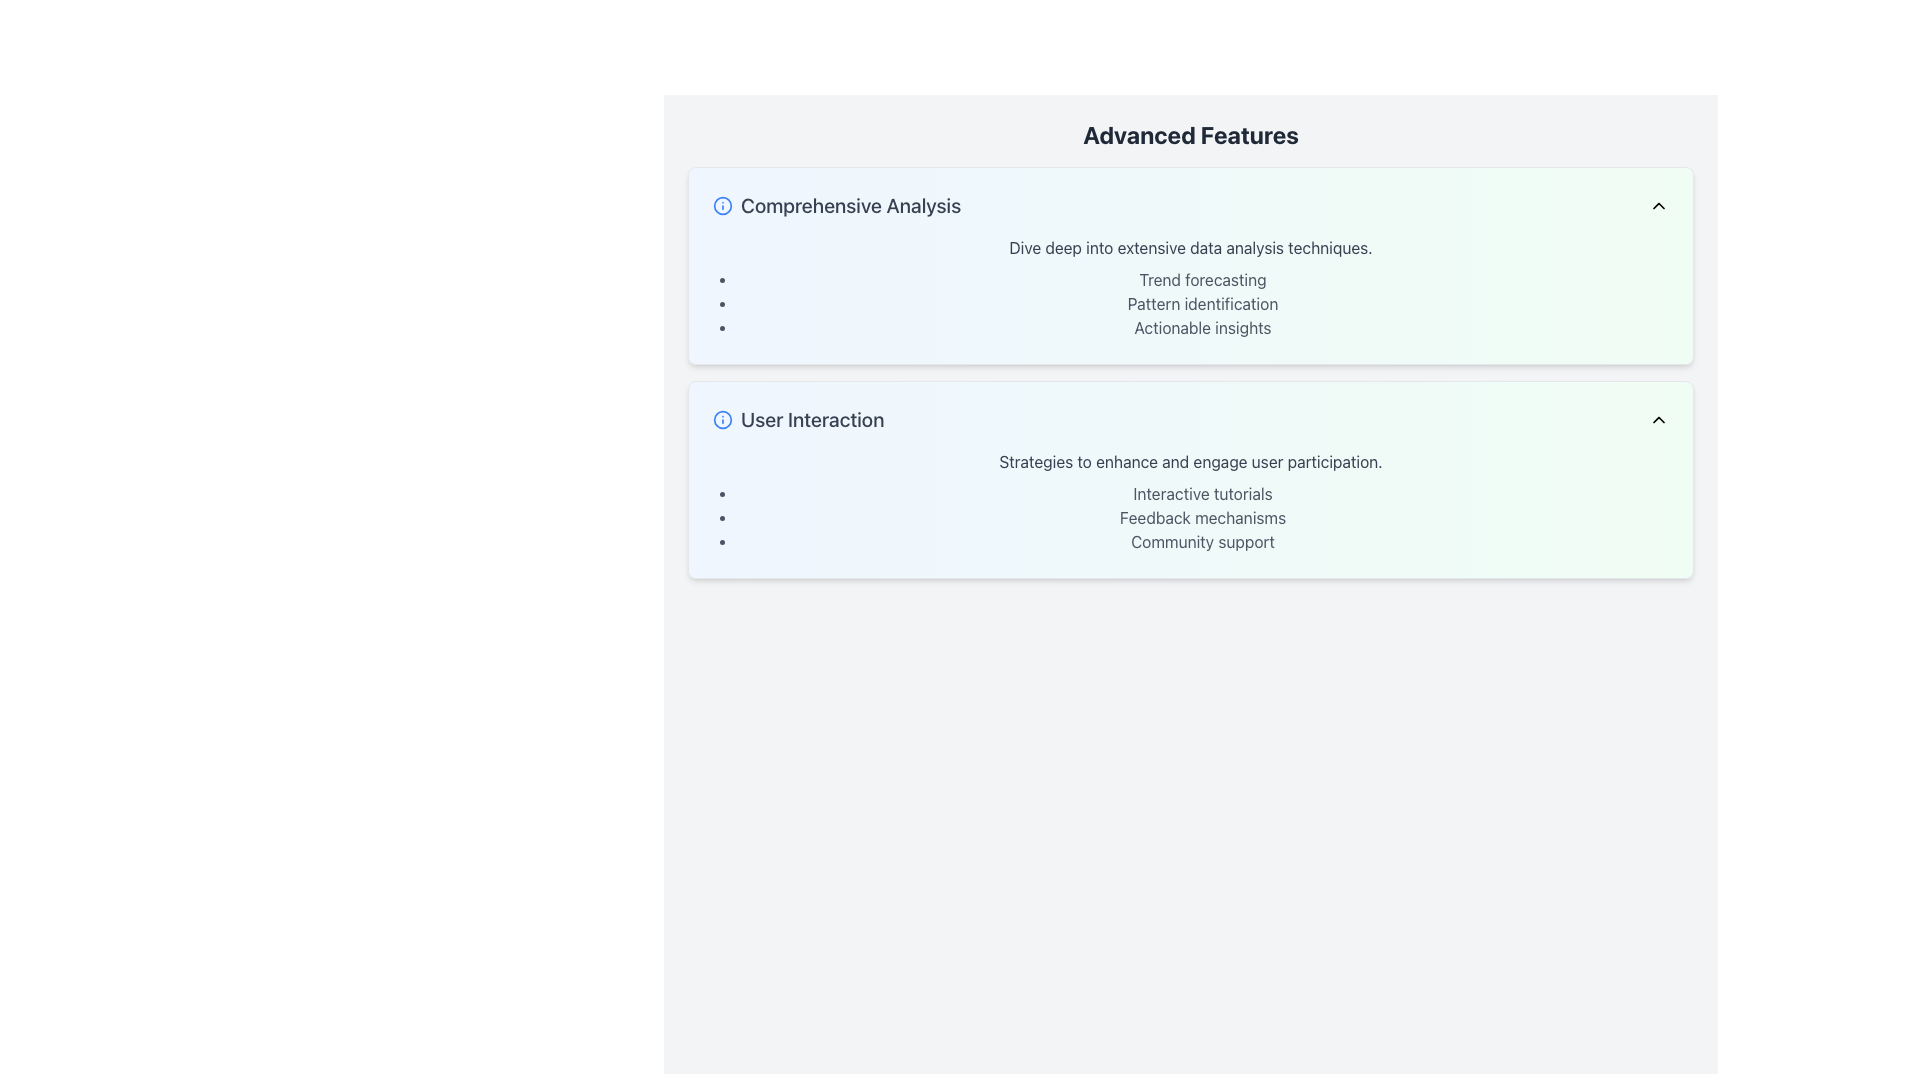 The width and height of the screenshot is (1920, 1080). Describe the element at coordinates (1659, 419) in the screenshot. I see `the upward-pointing chevron arrow icon located on the right side of the 'User Interaction' section header, characterized by its minimalist design with black borders` at that location.